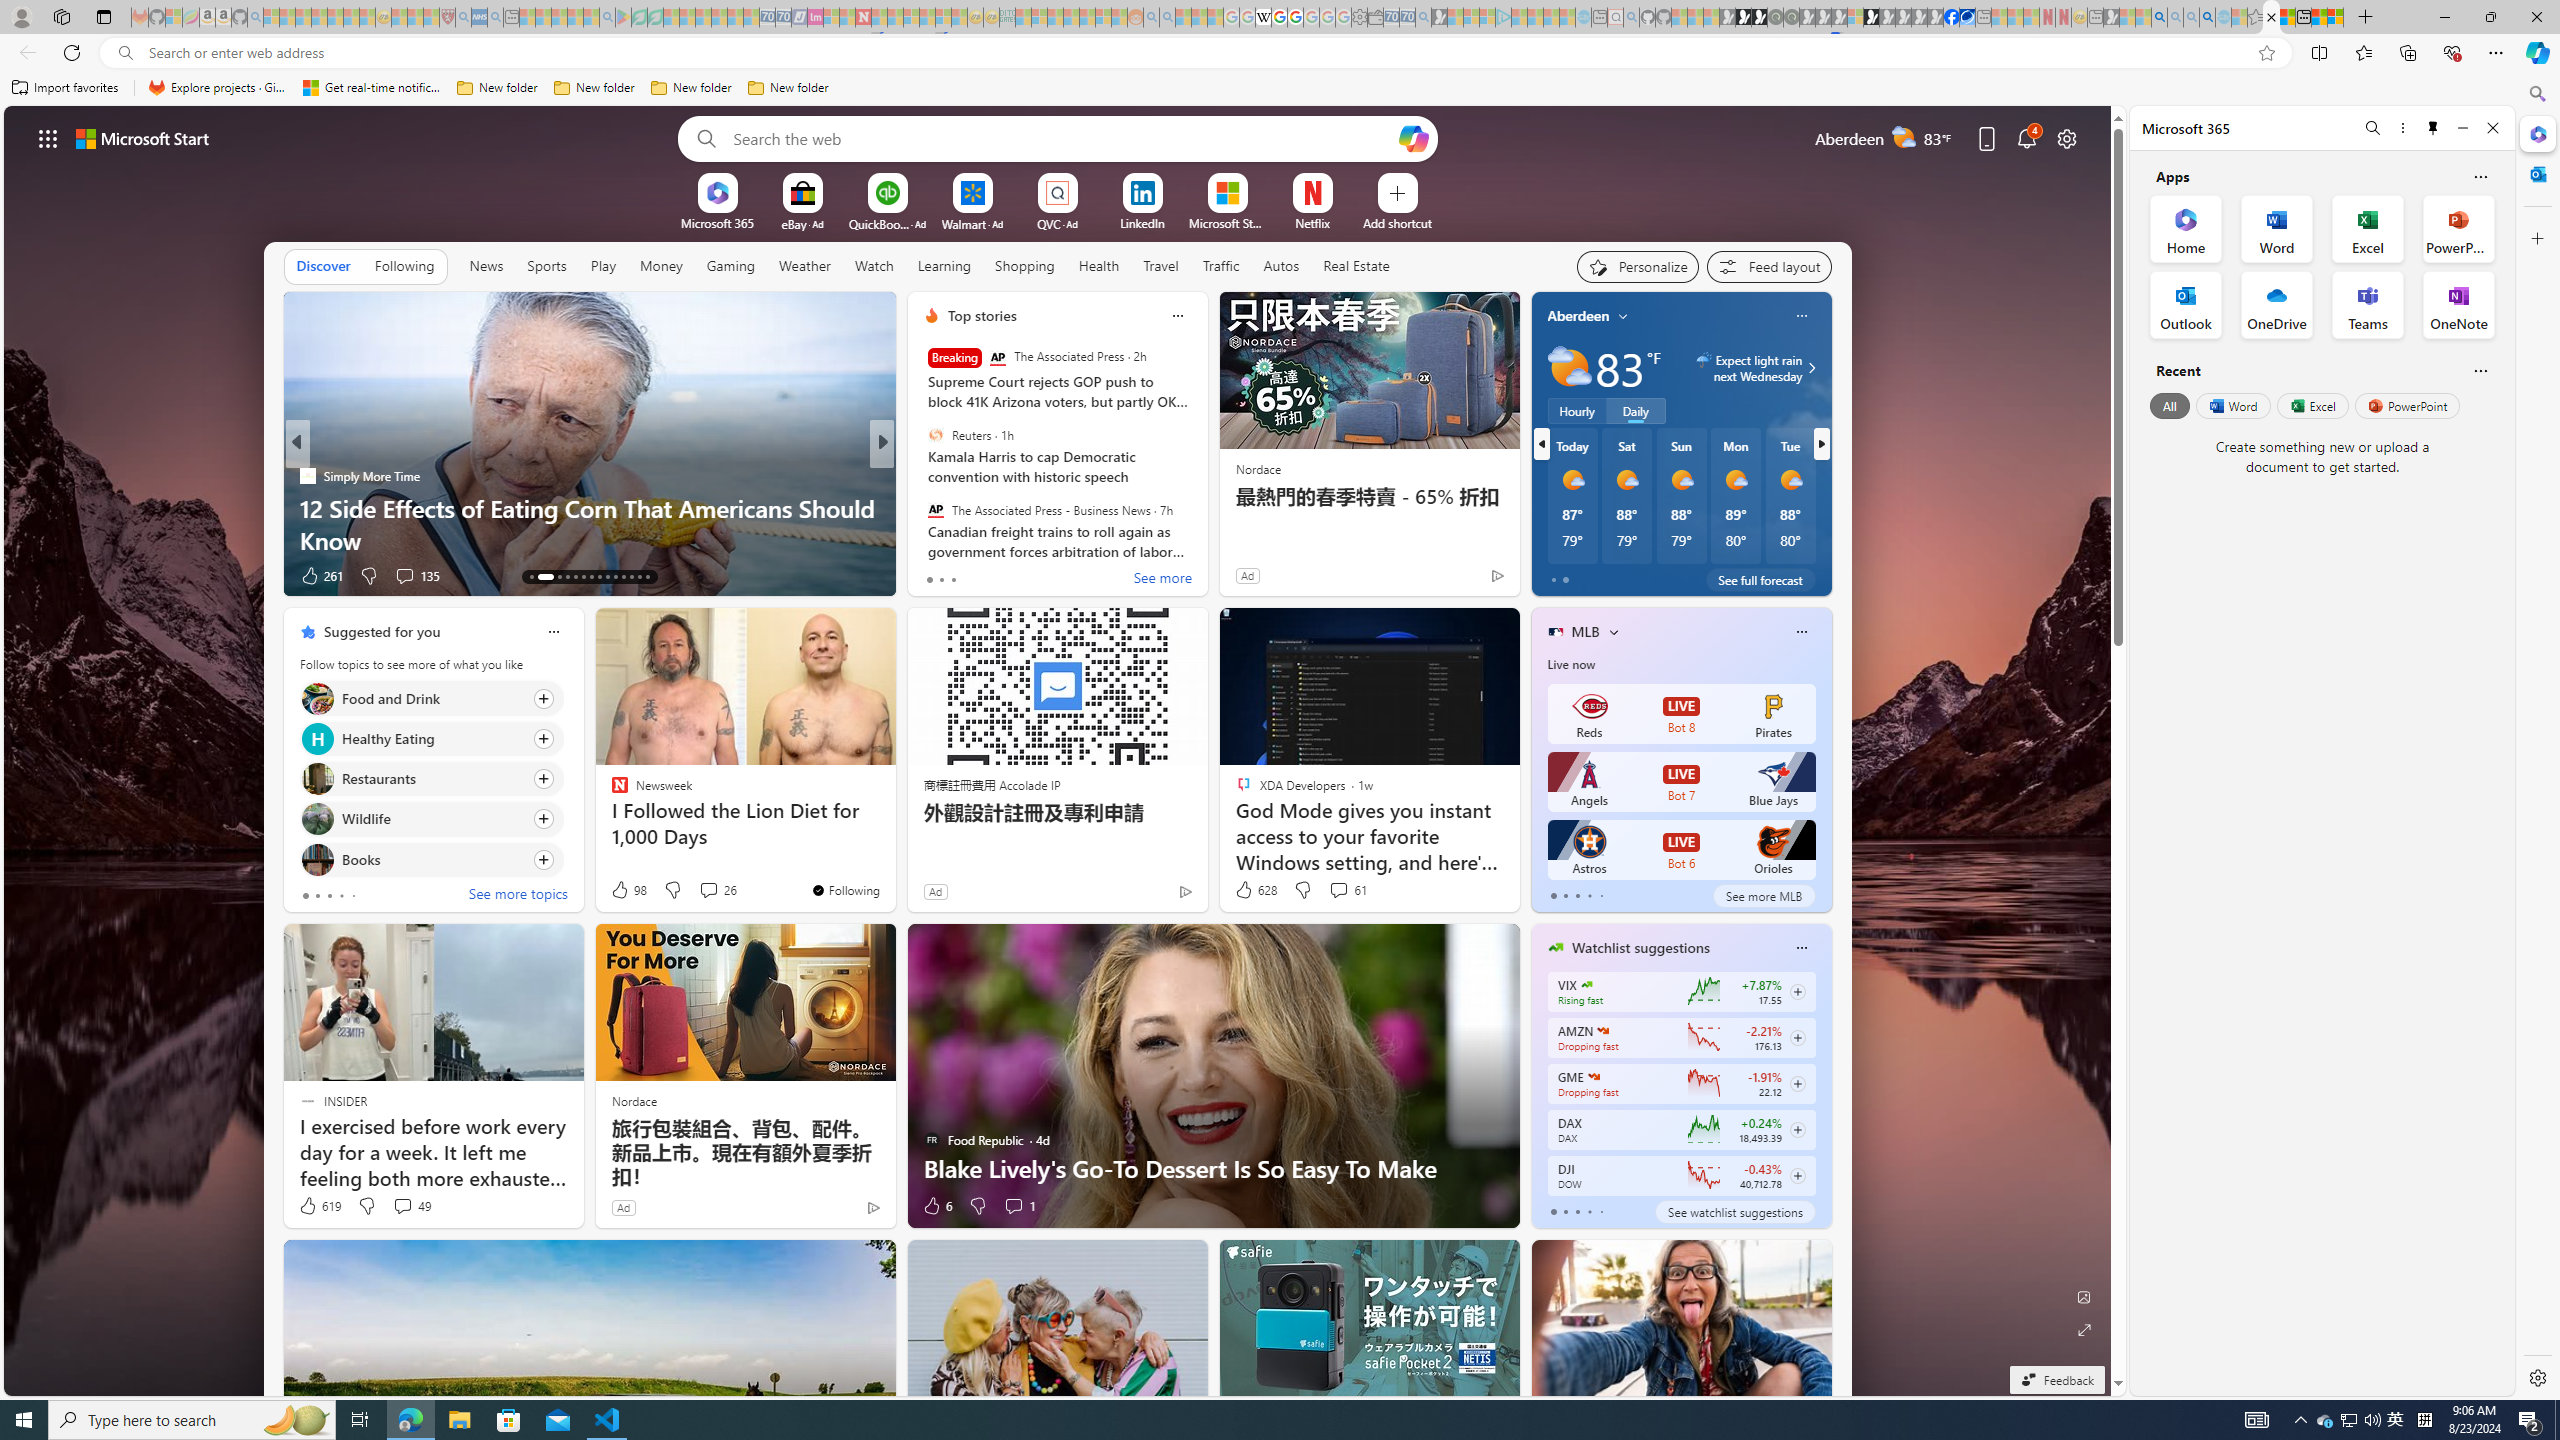 The image size is (2560, 1440). Describe the element at coordinates (1406, 16) in the screenshot. I see `'Cheap Car Rentals - Save70.com - Sleeping'` at that location.